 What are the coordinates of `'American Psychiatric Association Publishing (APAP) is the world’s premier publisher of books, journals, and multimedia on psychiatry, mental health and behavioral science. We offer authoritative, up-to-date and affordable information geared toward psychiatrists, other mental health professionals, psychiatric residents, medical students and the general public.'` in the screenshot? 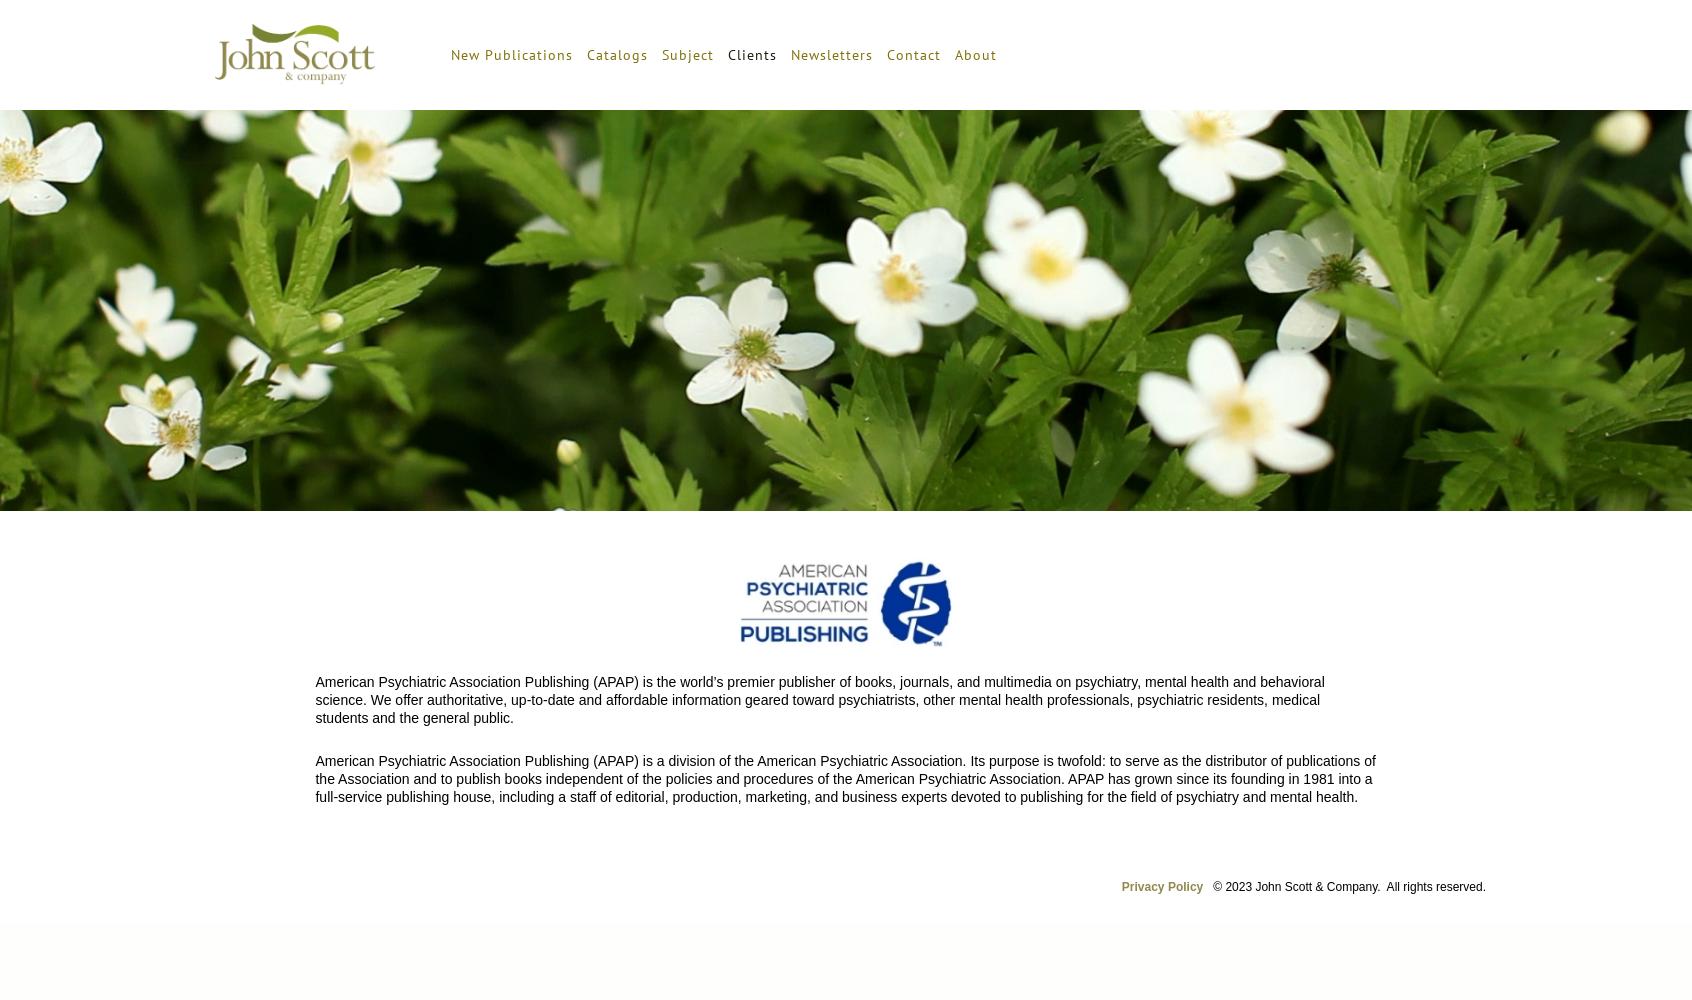 It's located at (819, 699).